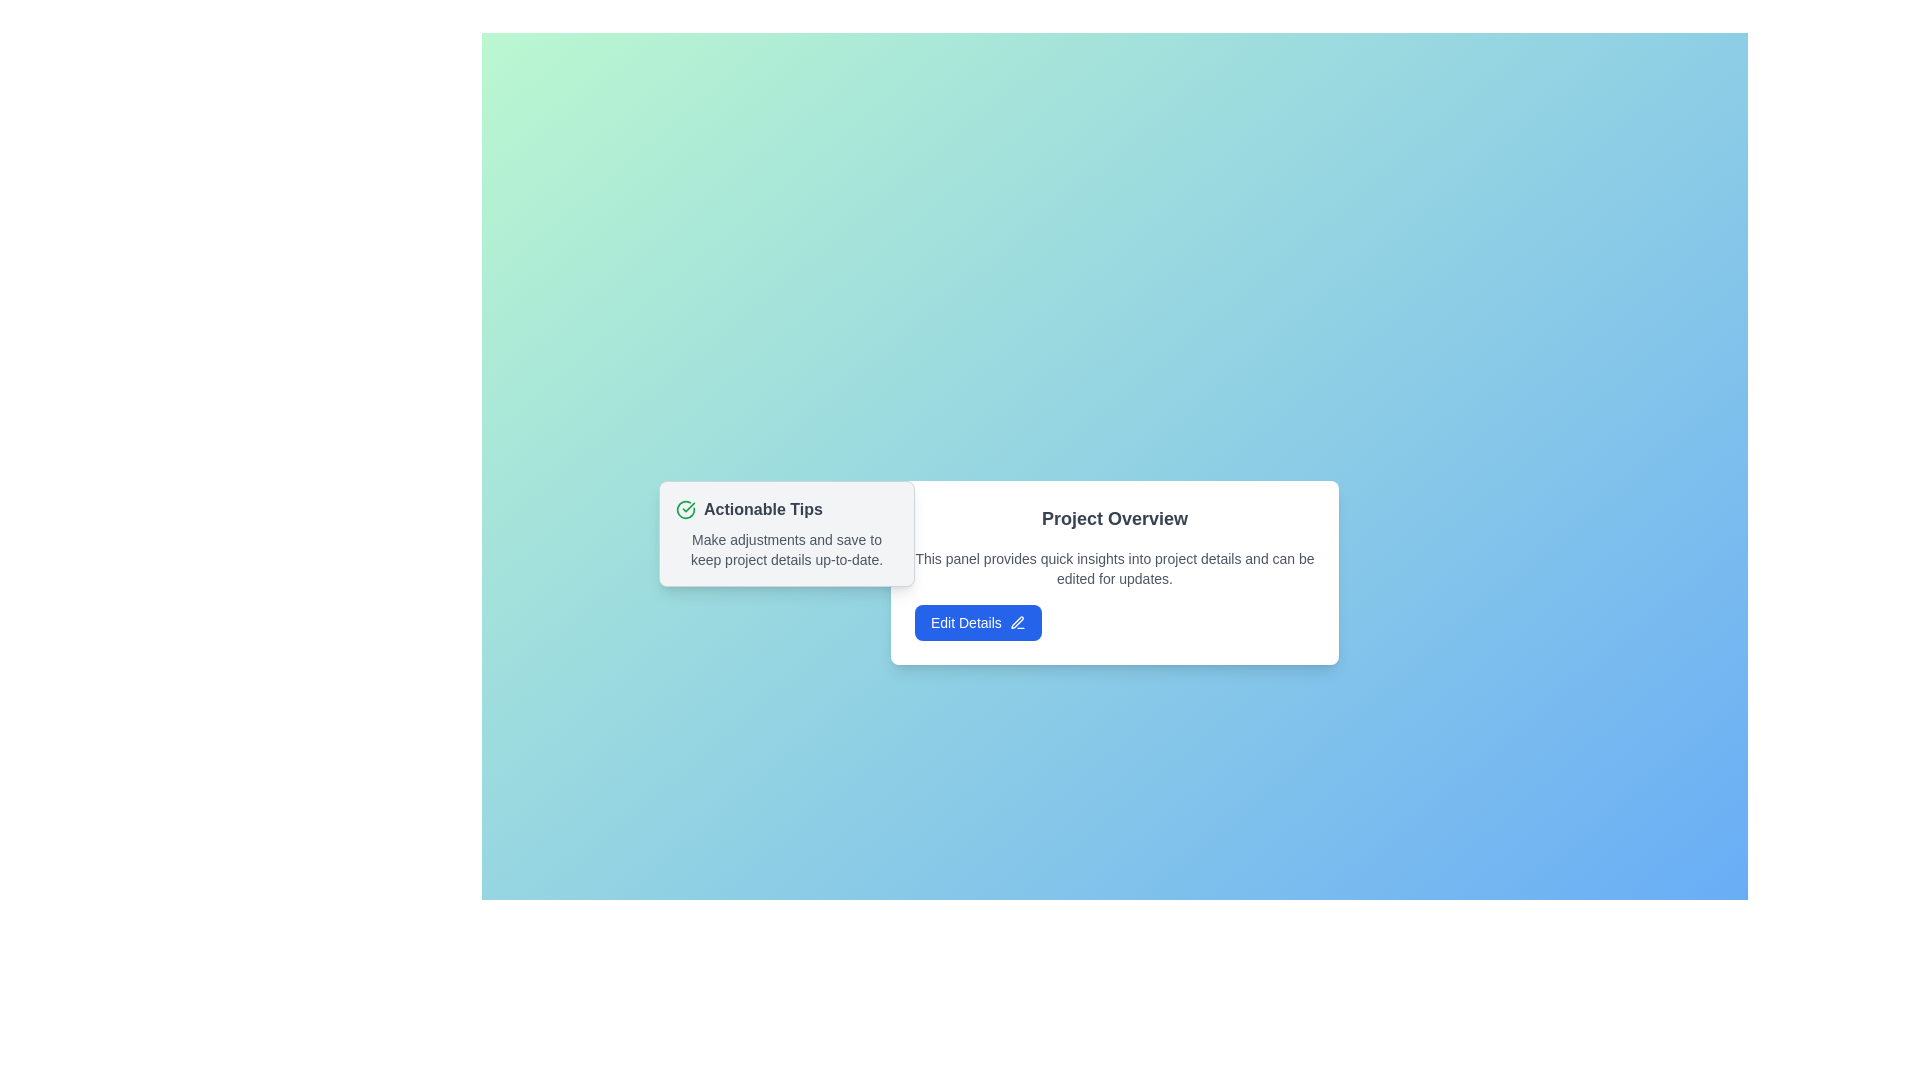 The image size is (1920, 1080). I want to click on instructional text content located within the 'Actionable Tips' box, which is the second item below the title text, so click(786, 550).